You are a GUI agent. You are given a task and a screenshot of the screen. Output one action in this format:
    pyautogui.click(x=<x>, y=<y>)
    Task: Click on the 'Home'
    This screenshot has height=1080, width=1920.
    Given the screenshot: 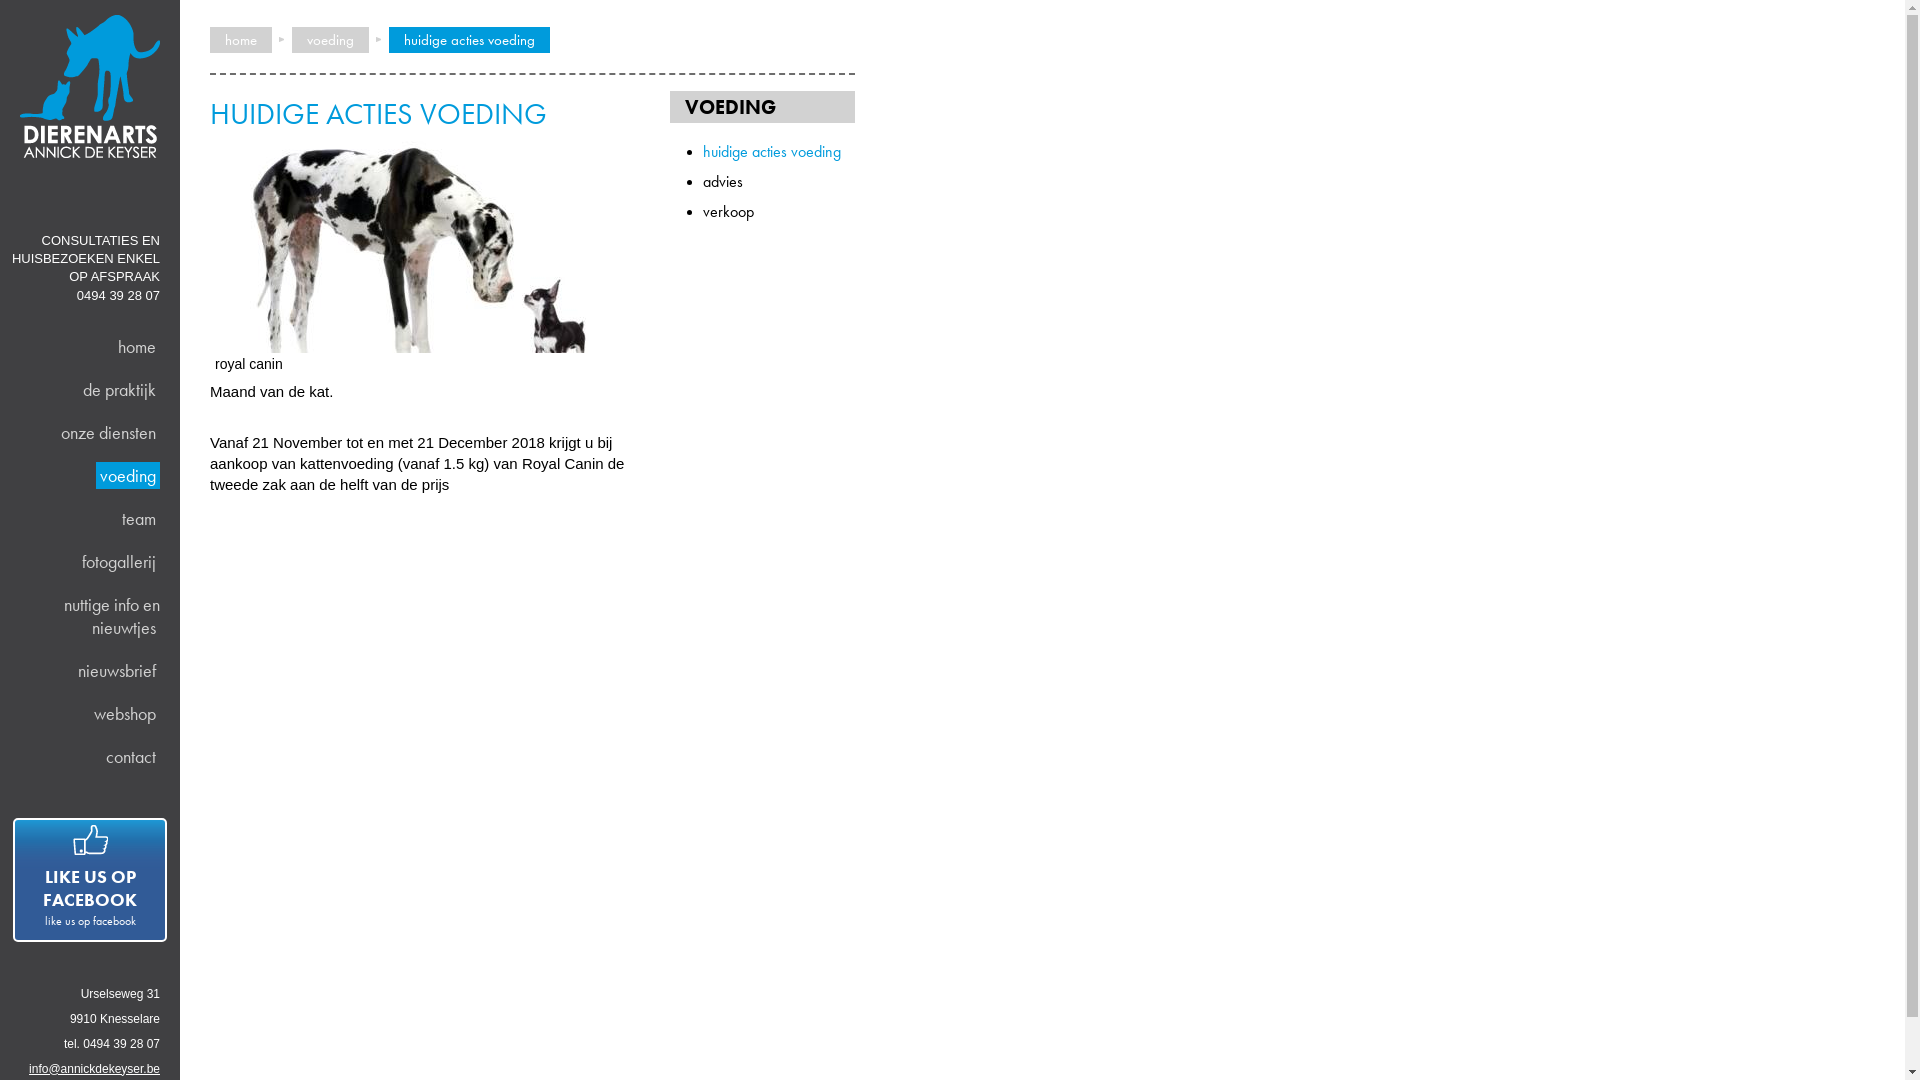 What is the action you would take?
    pyautogui.click(x=80, y=183)
    